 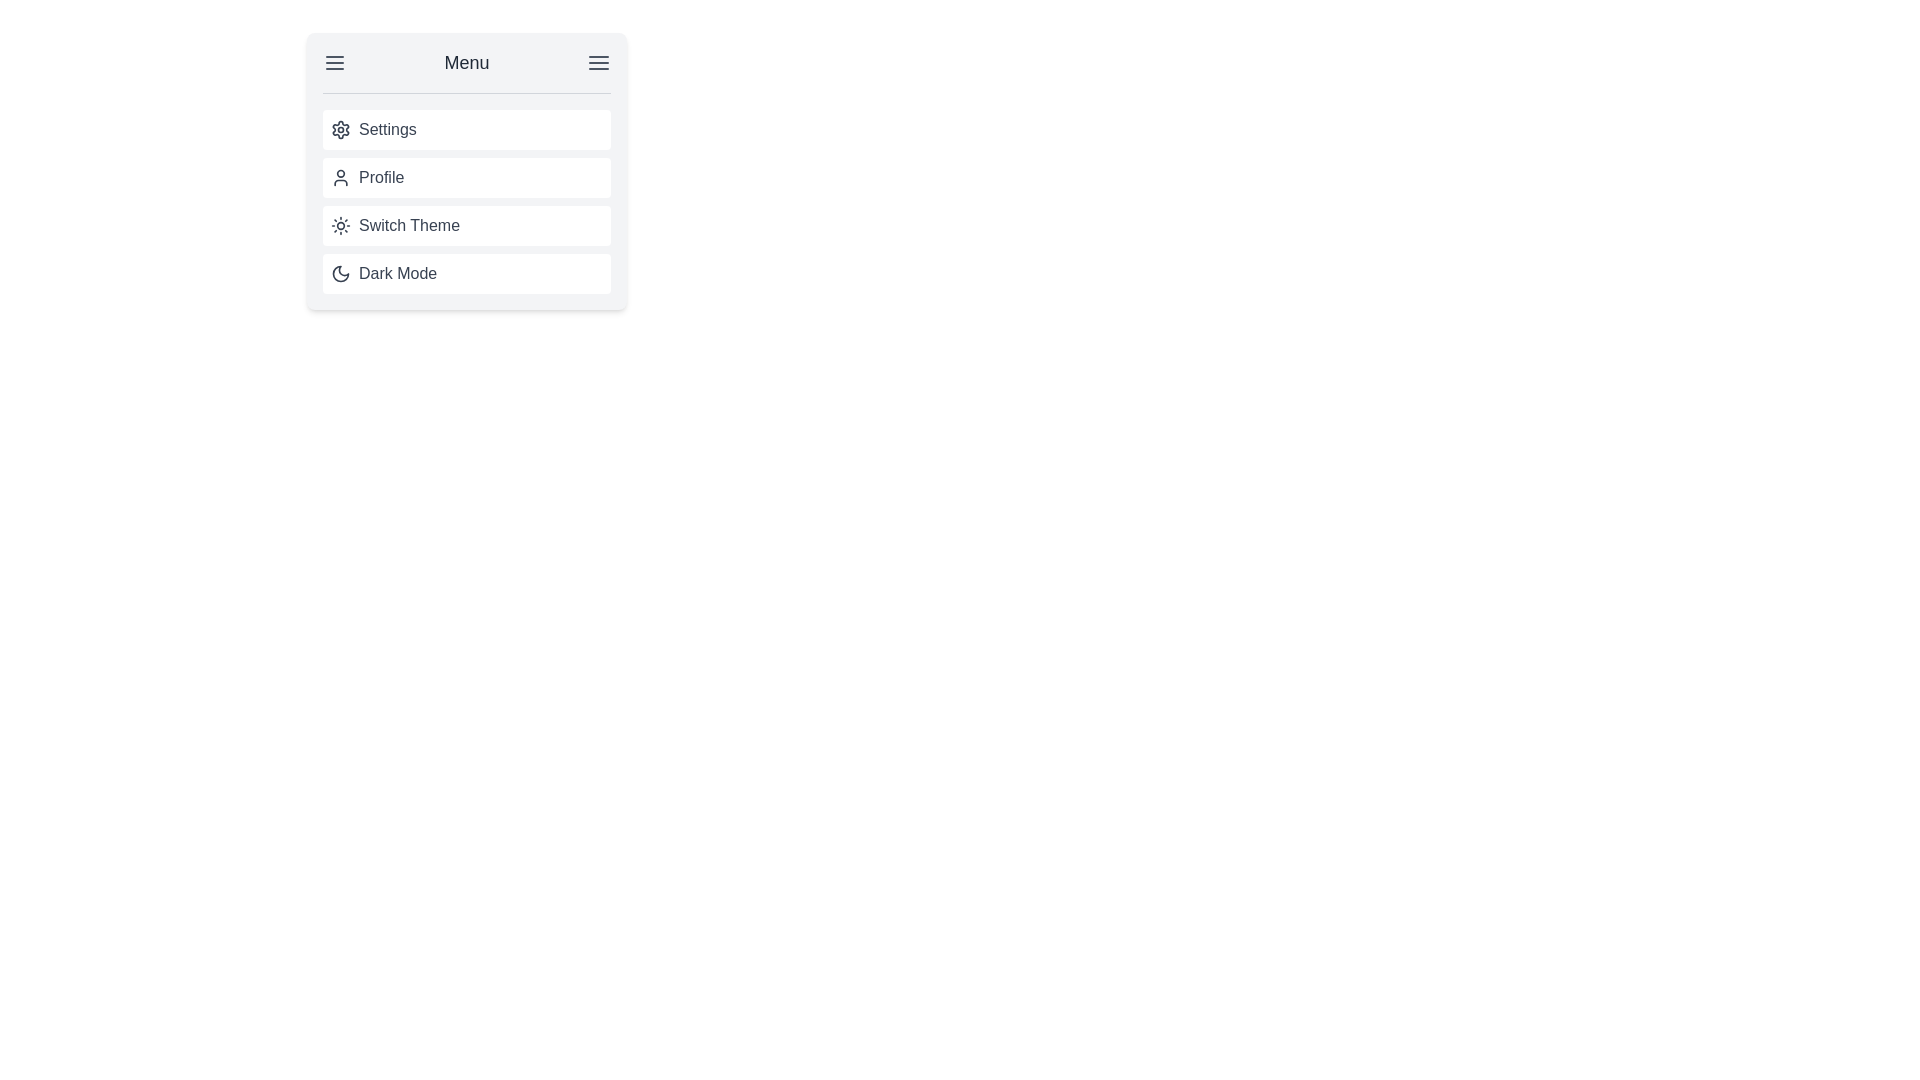 I want to click on the 'Profile' menu item located within the menu card, so click(x=465, y=170).